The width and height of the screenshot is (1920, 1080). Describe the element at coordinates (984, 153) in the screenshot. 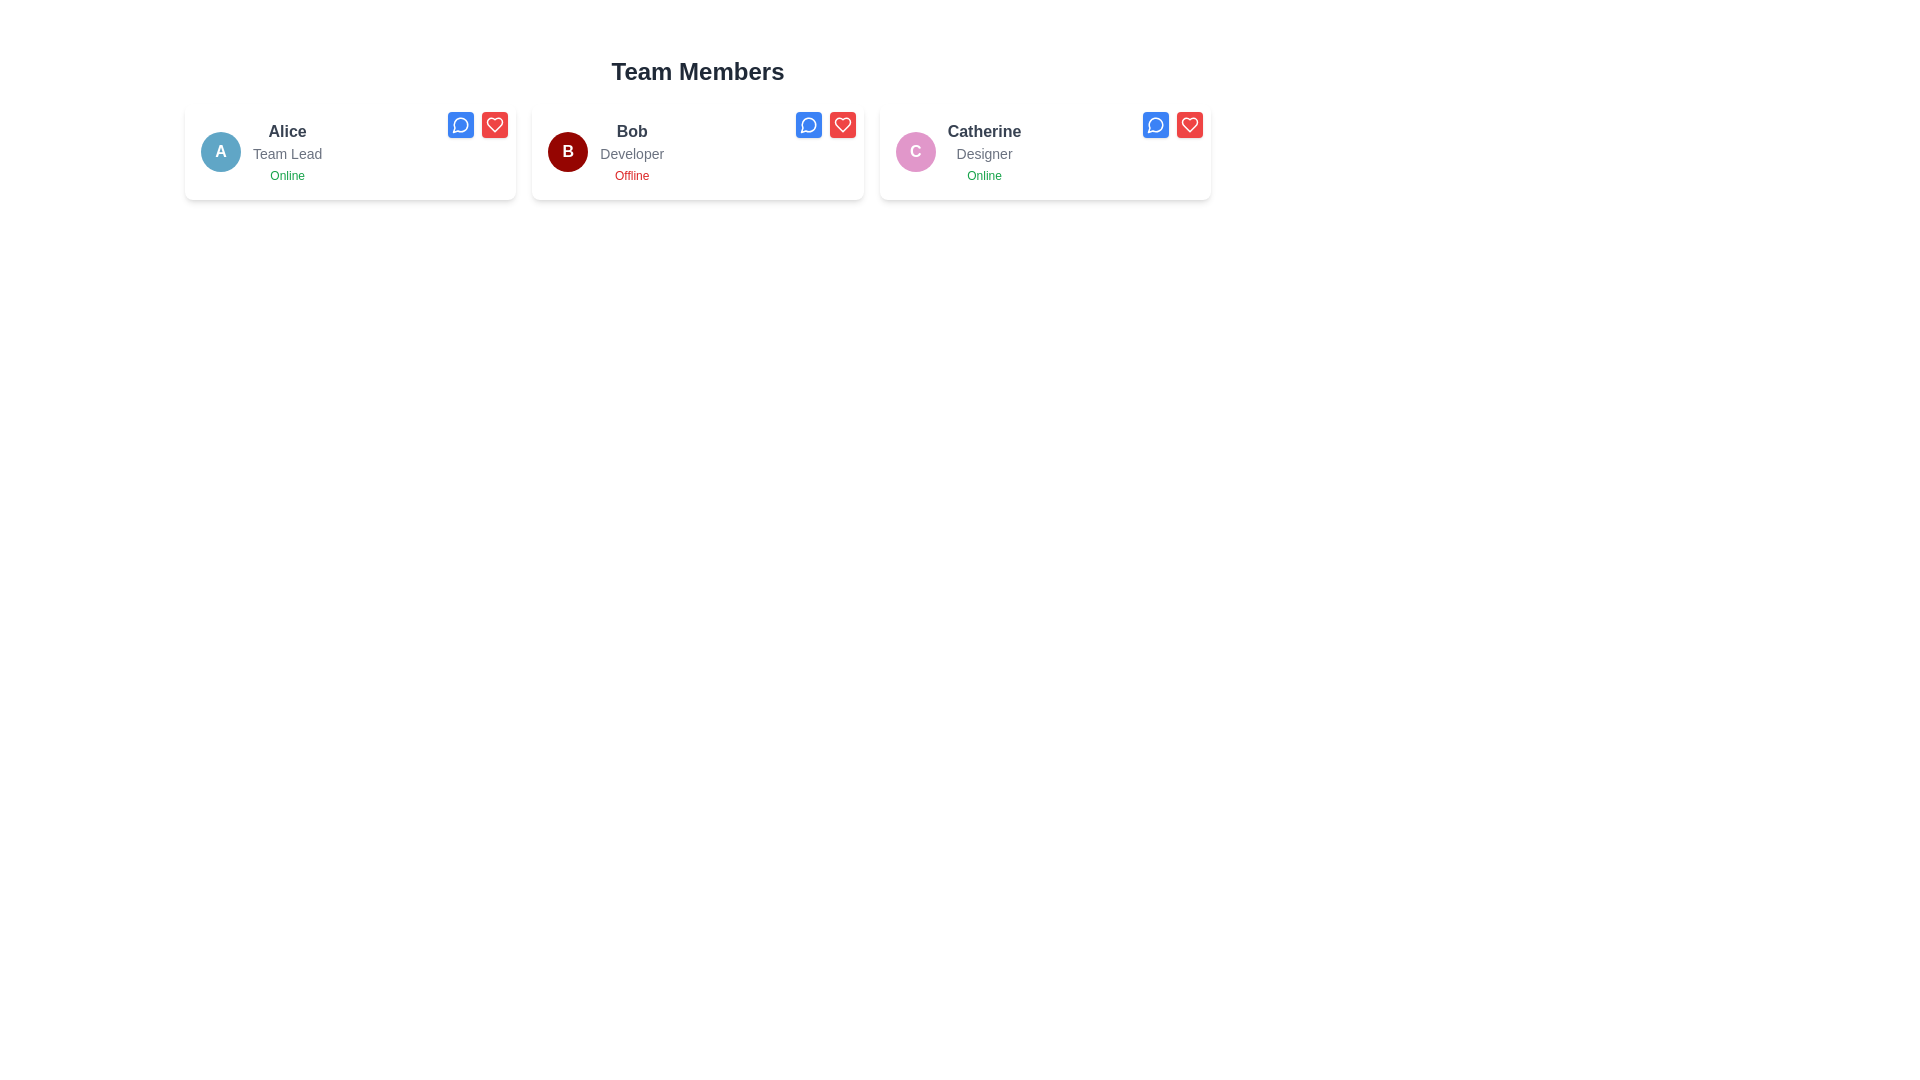

I see `text content of the Text label located on the rightmost profile card in the 'Team Members' row, positioned below 'Catherine' and above 'Online'` at that location.